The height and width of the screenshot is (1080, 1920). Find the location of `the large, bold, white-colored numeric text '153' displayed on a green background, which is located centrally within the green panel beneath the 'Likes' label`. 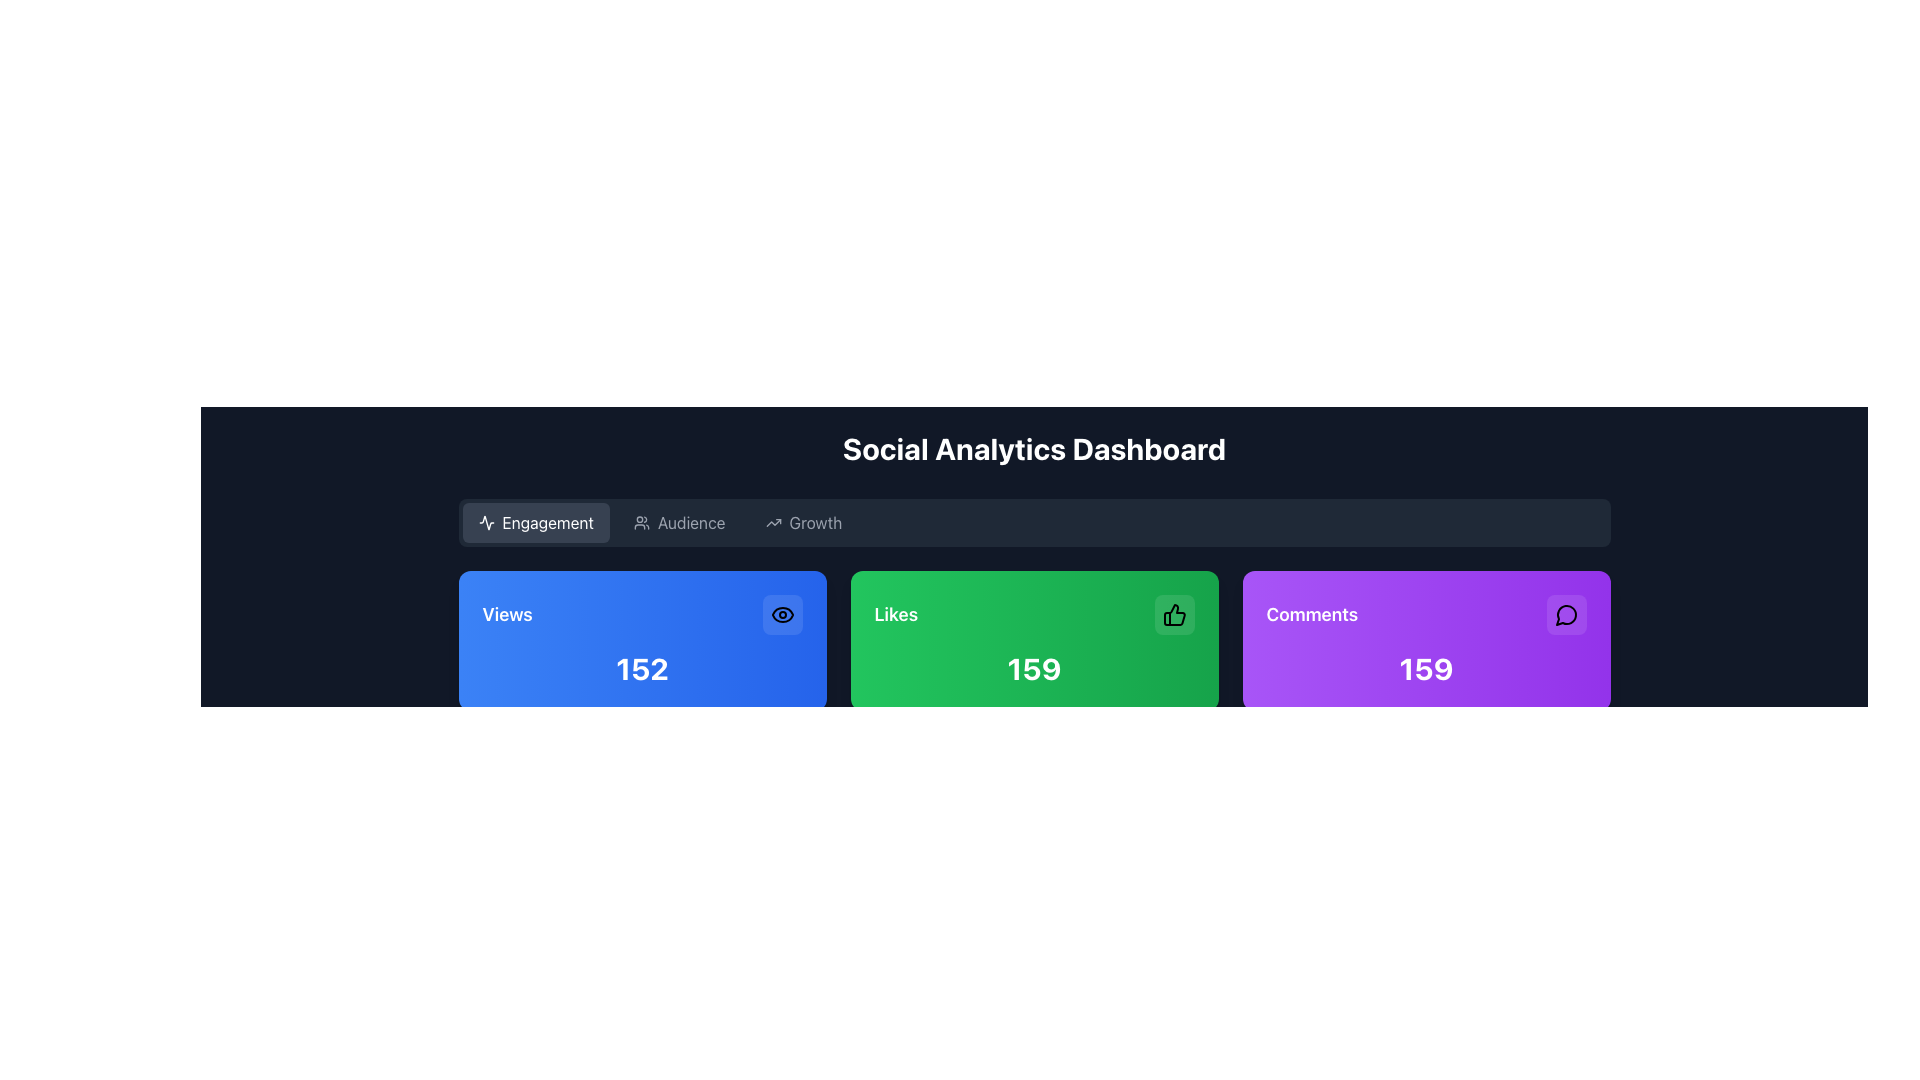

the large, bold, white-colored numeric text '153' displayed on a green background, which is located centrally within the green panel beneath the 'Likes' label is located at coordinates (1034, 668).